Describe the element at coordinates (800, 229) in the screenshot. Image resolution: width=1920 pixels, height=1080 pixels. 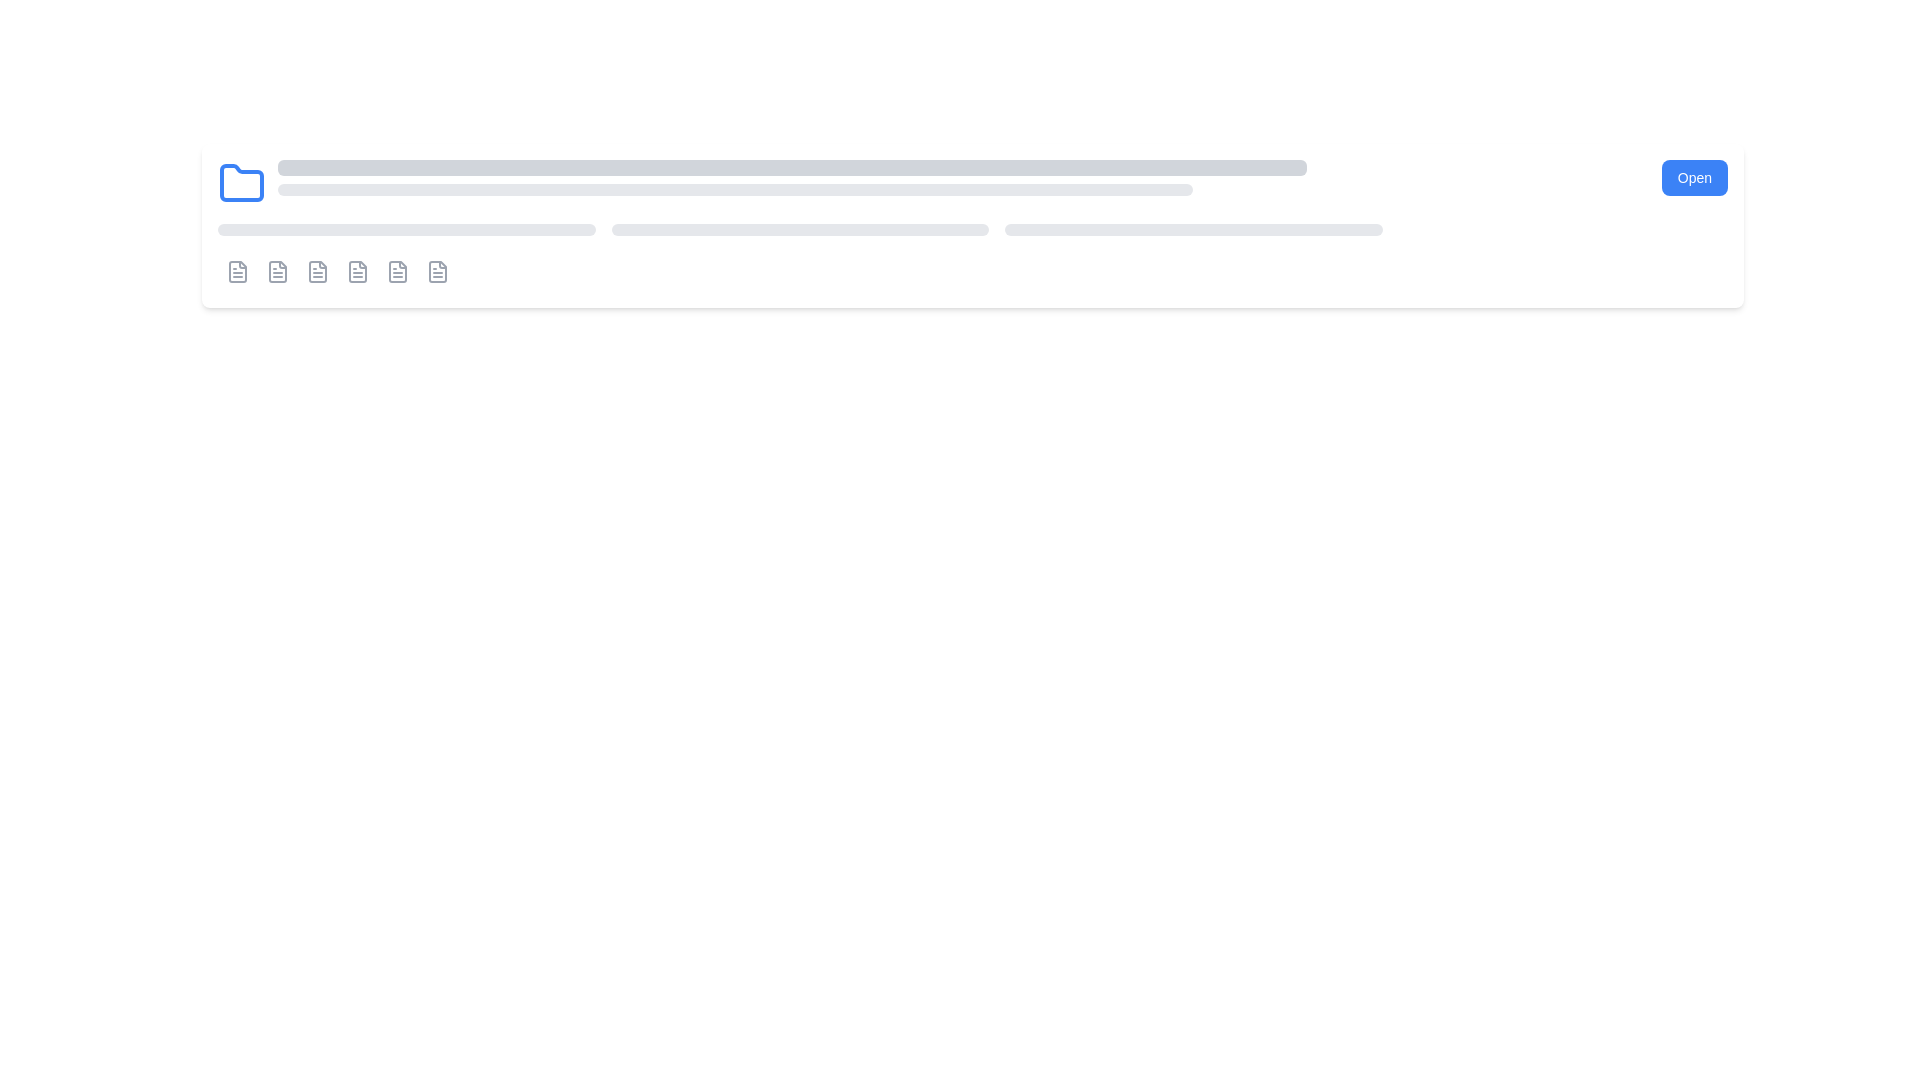
I see `the second non-interactive horizontal bar in a sequence of three, located in the upper-central section of the interface` at that location.